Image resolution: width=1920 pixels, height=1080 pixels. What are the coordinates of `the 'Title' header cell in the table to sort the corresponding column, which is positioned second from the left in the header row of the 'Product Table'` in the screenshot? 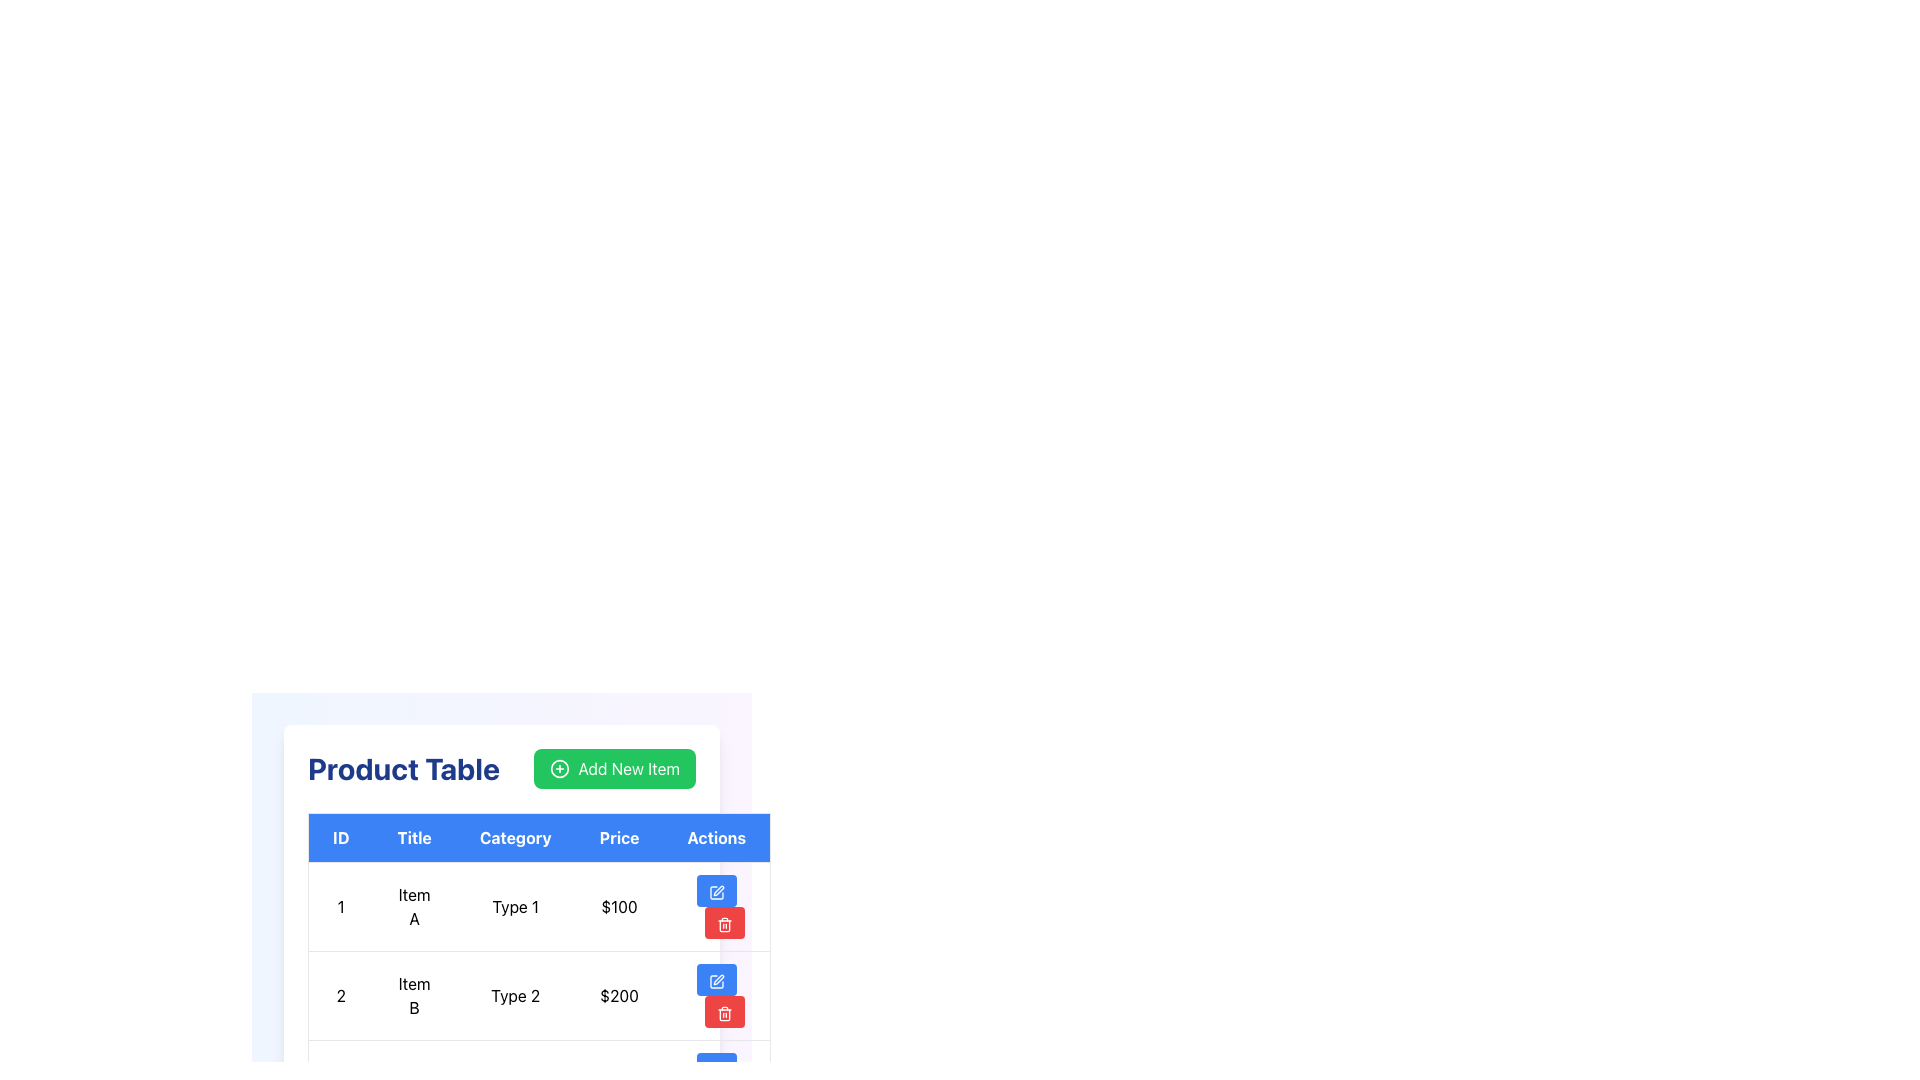 It's located at (413, 837).